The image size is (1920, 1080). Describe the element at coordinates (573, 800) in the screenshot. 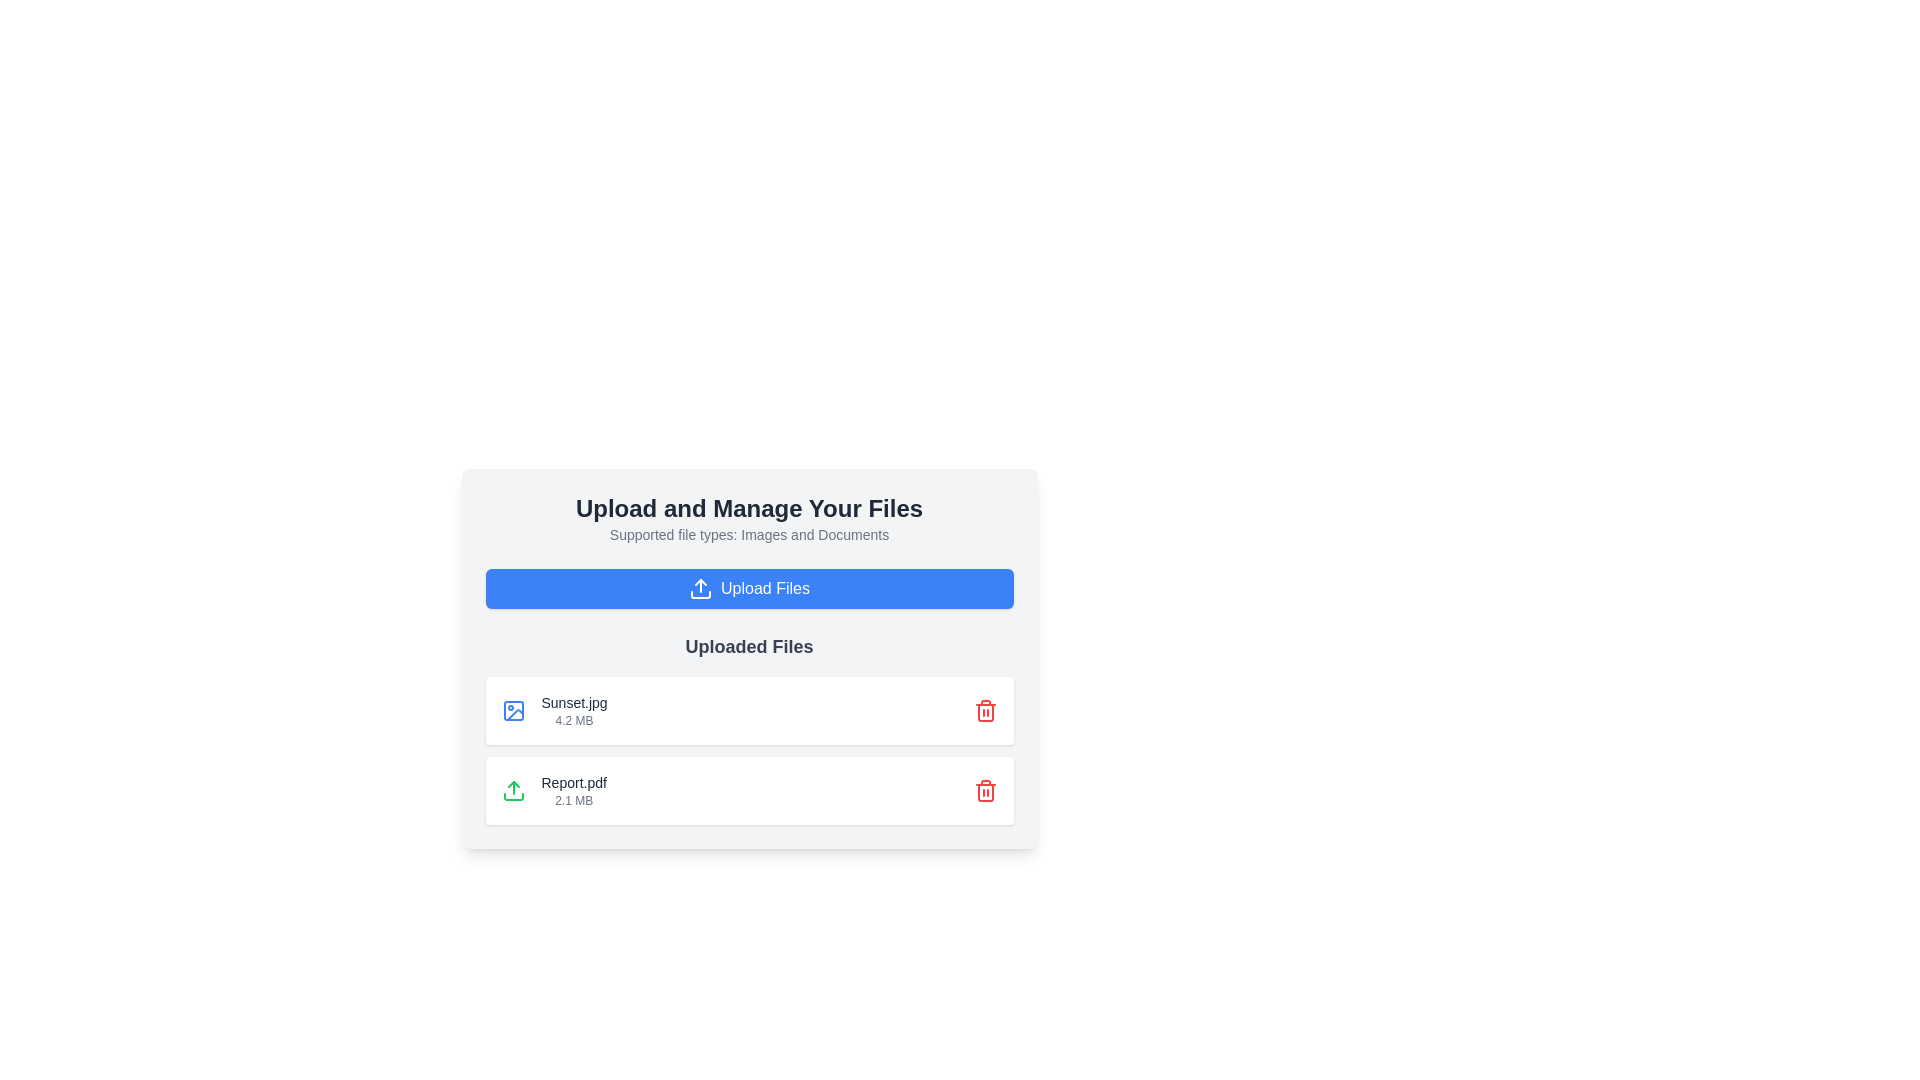

I see `the Text label indicating the size of the file in megabytes, which is positioned below the 'Report.pdf' text and aligns to its left` at that location.